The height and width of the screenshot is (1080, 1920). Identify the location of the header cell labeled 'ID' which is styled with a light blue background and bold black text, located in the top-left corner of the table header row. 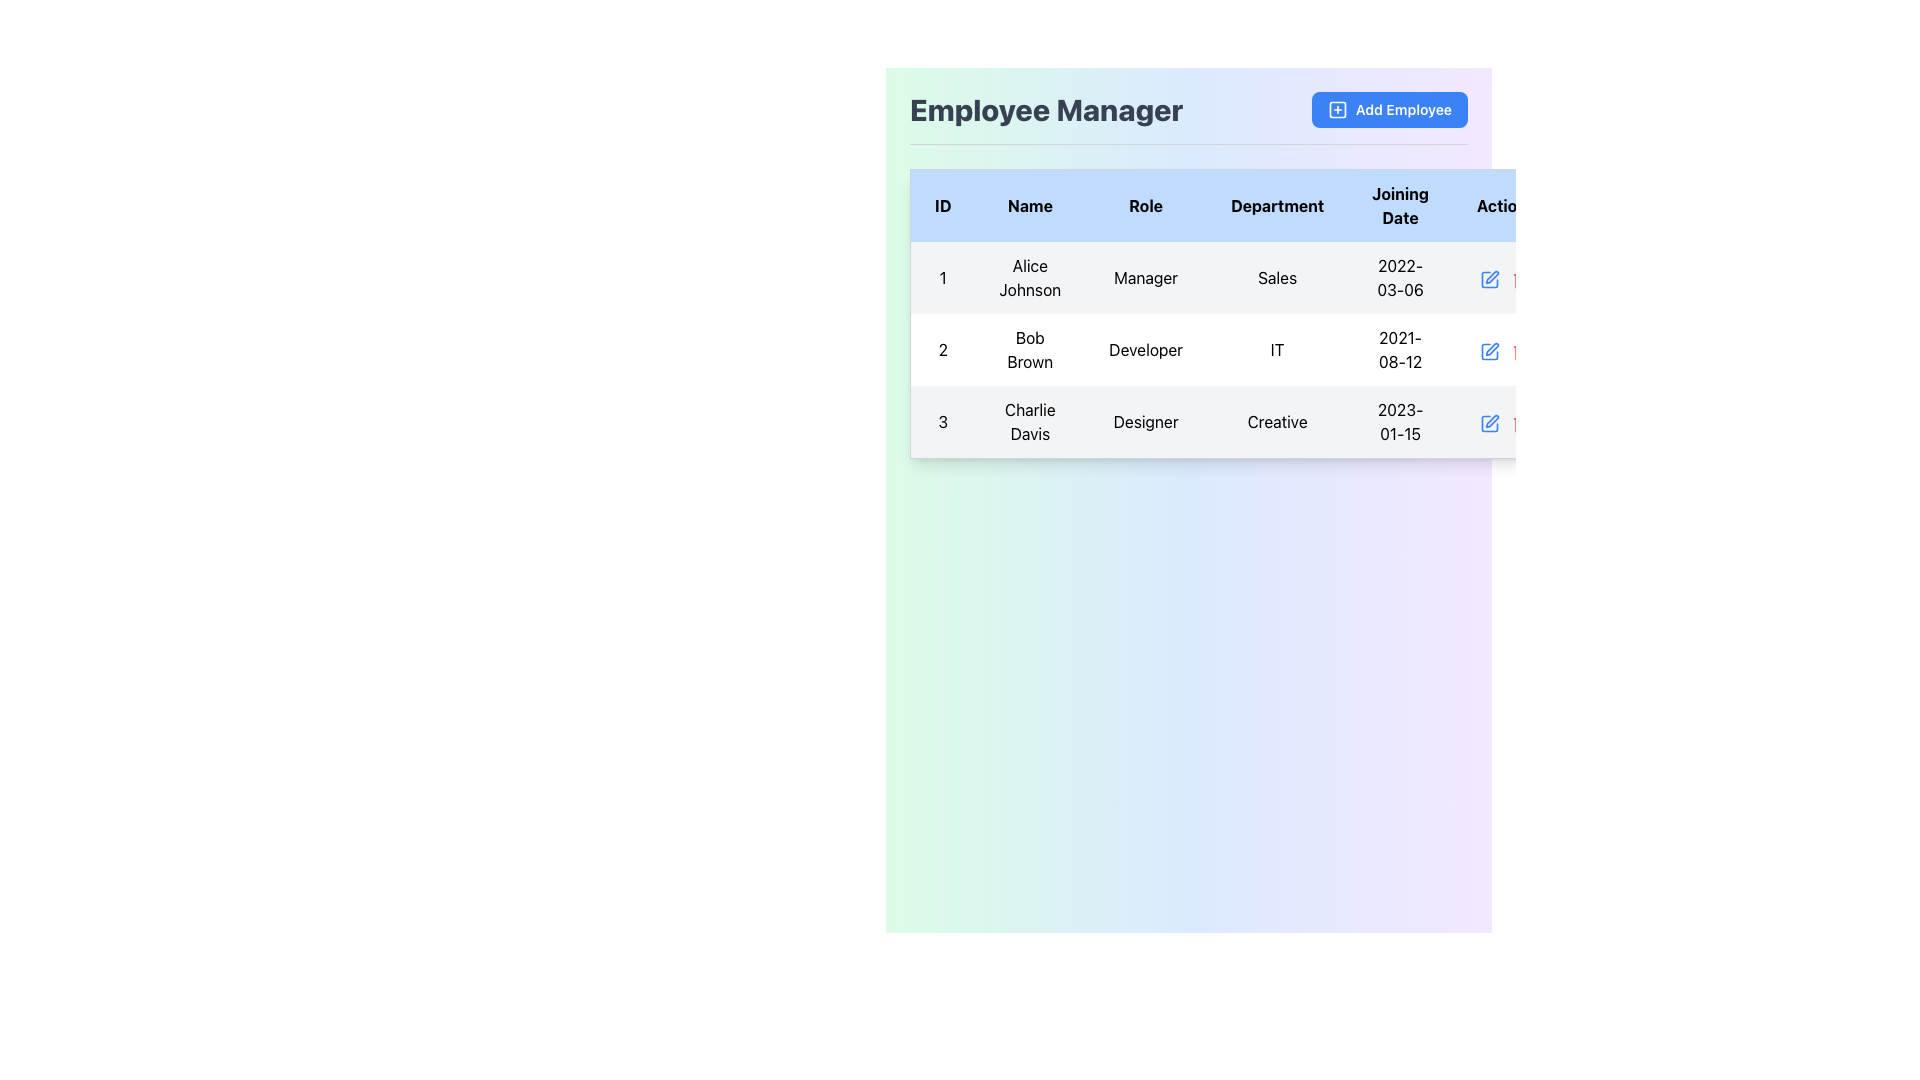
(941, 205).